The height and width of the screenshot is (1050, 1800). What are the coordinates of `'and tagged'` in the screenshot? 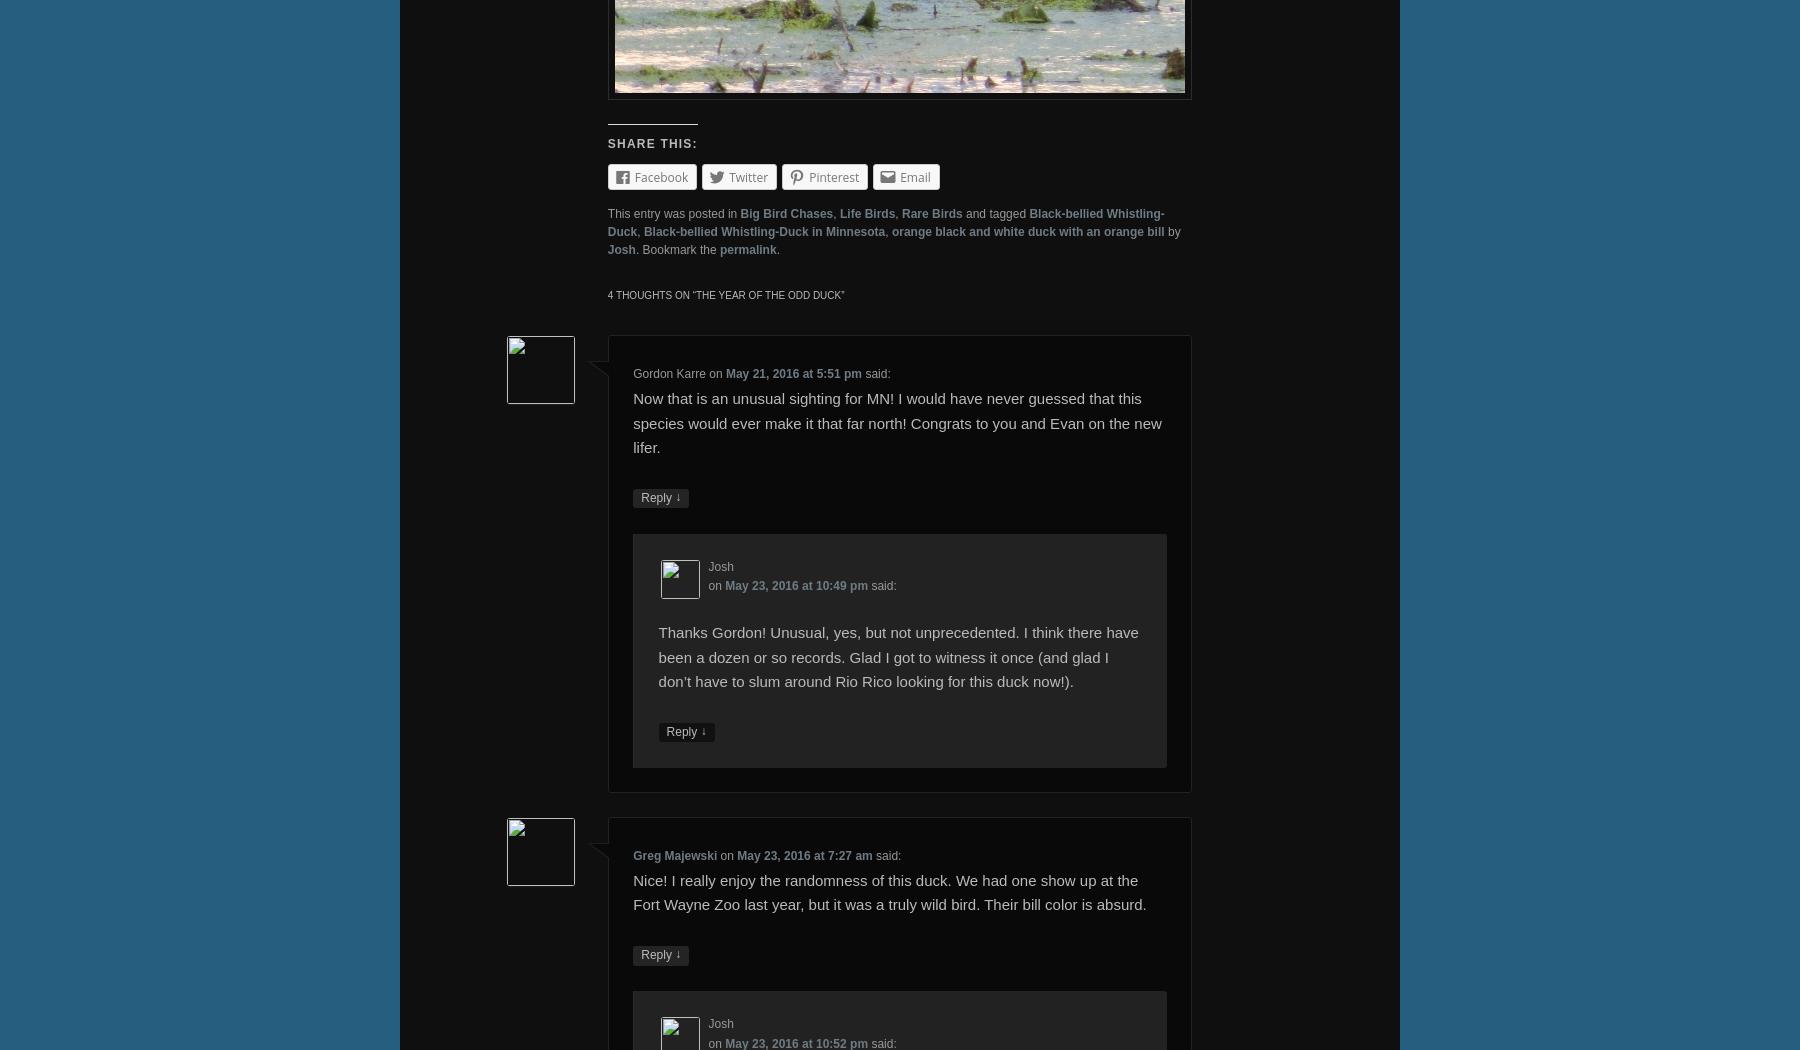 It's located at (994, 212).